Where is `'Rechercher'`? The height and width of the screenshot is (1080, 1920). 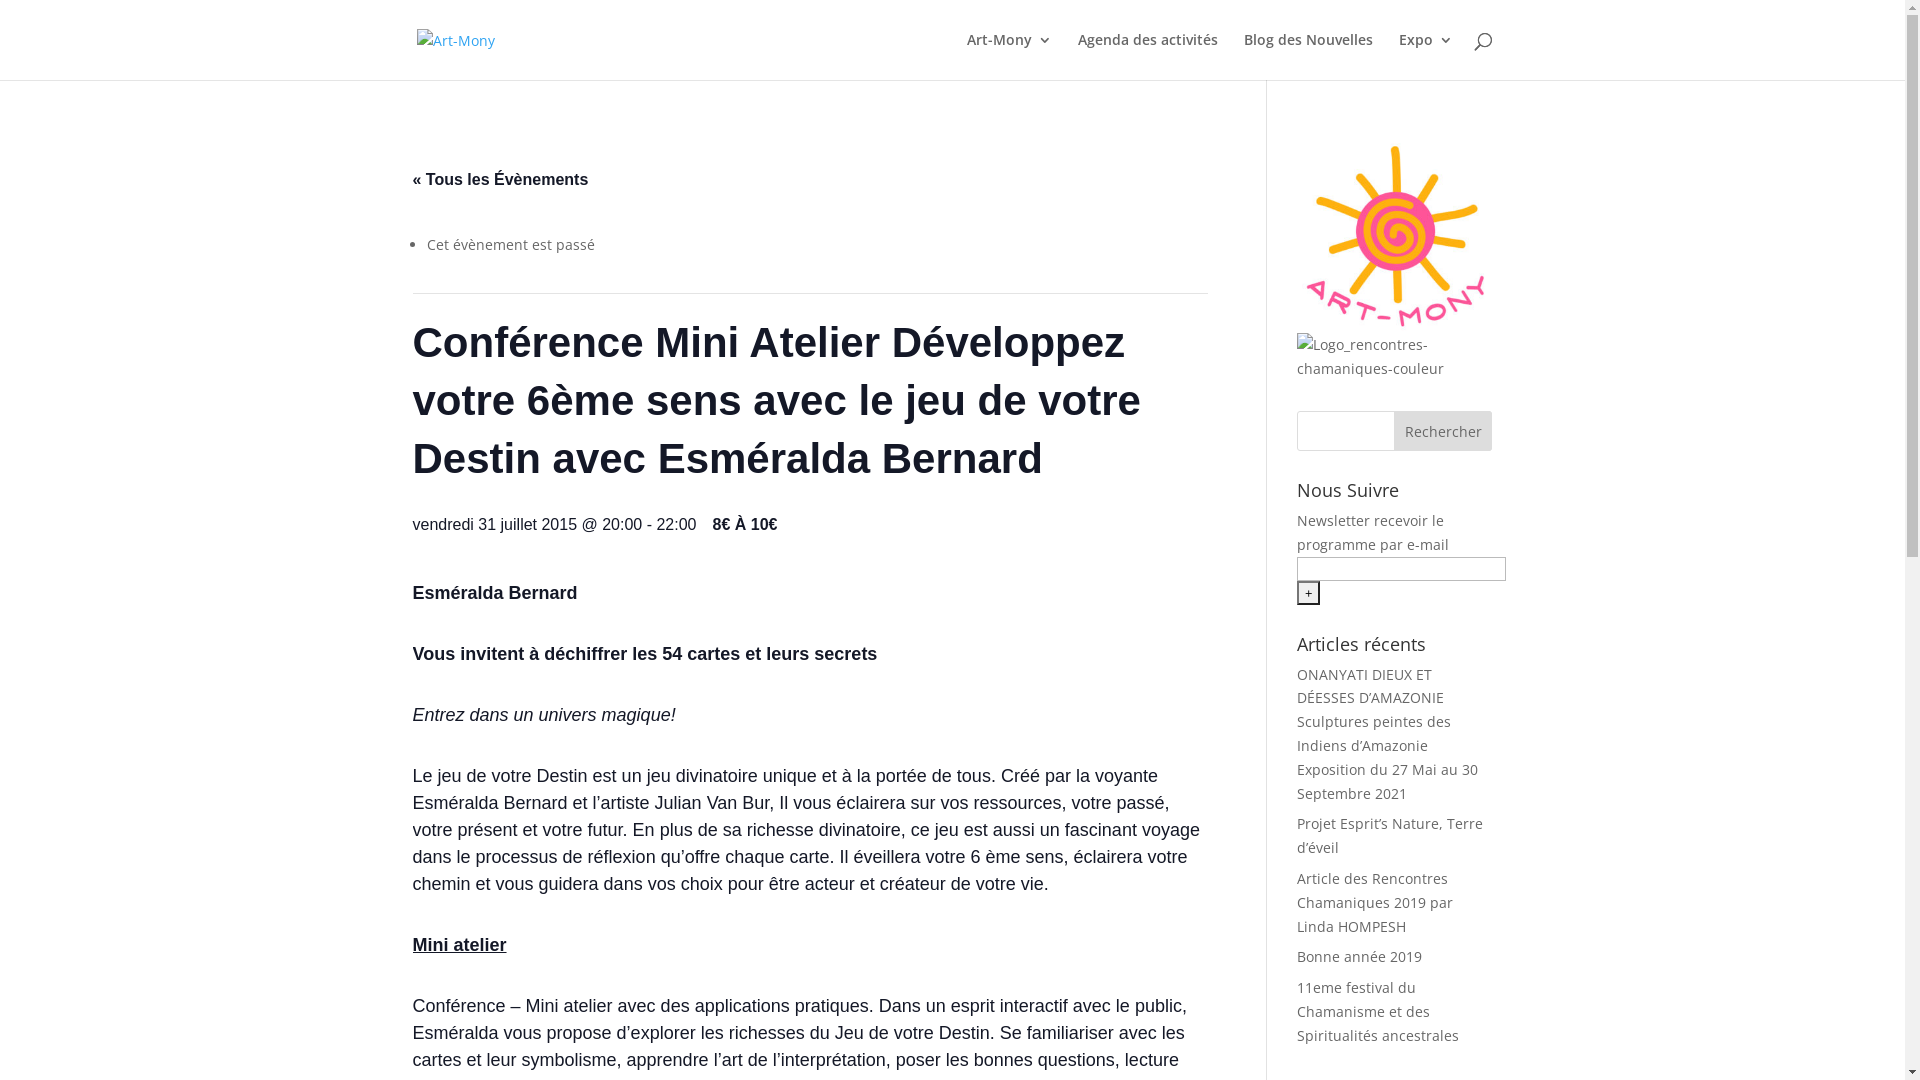 'Rechercher' is located at coordinates (1392, 430).